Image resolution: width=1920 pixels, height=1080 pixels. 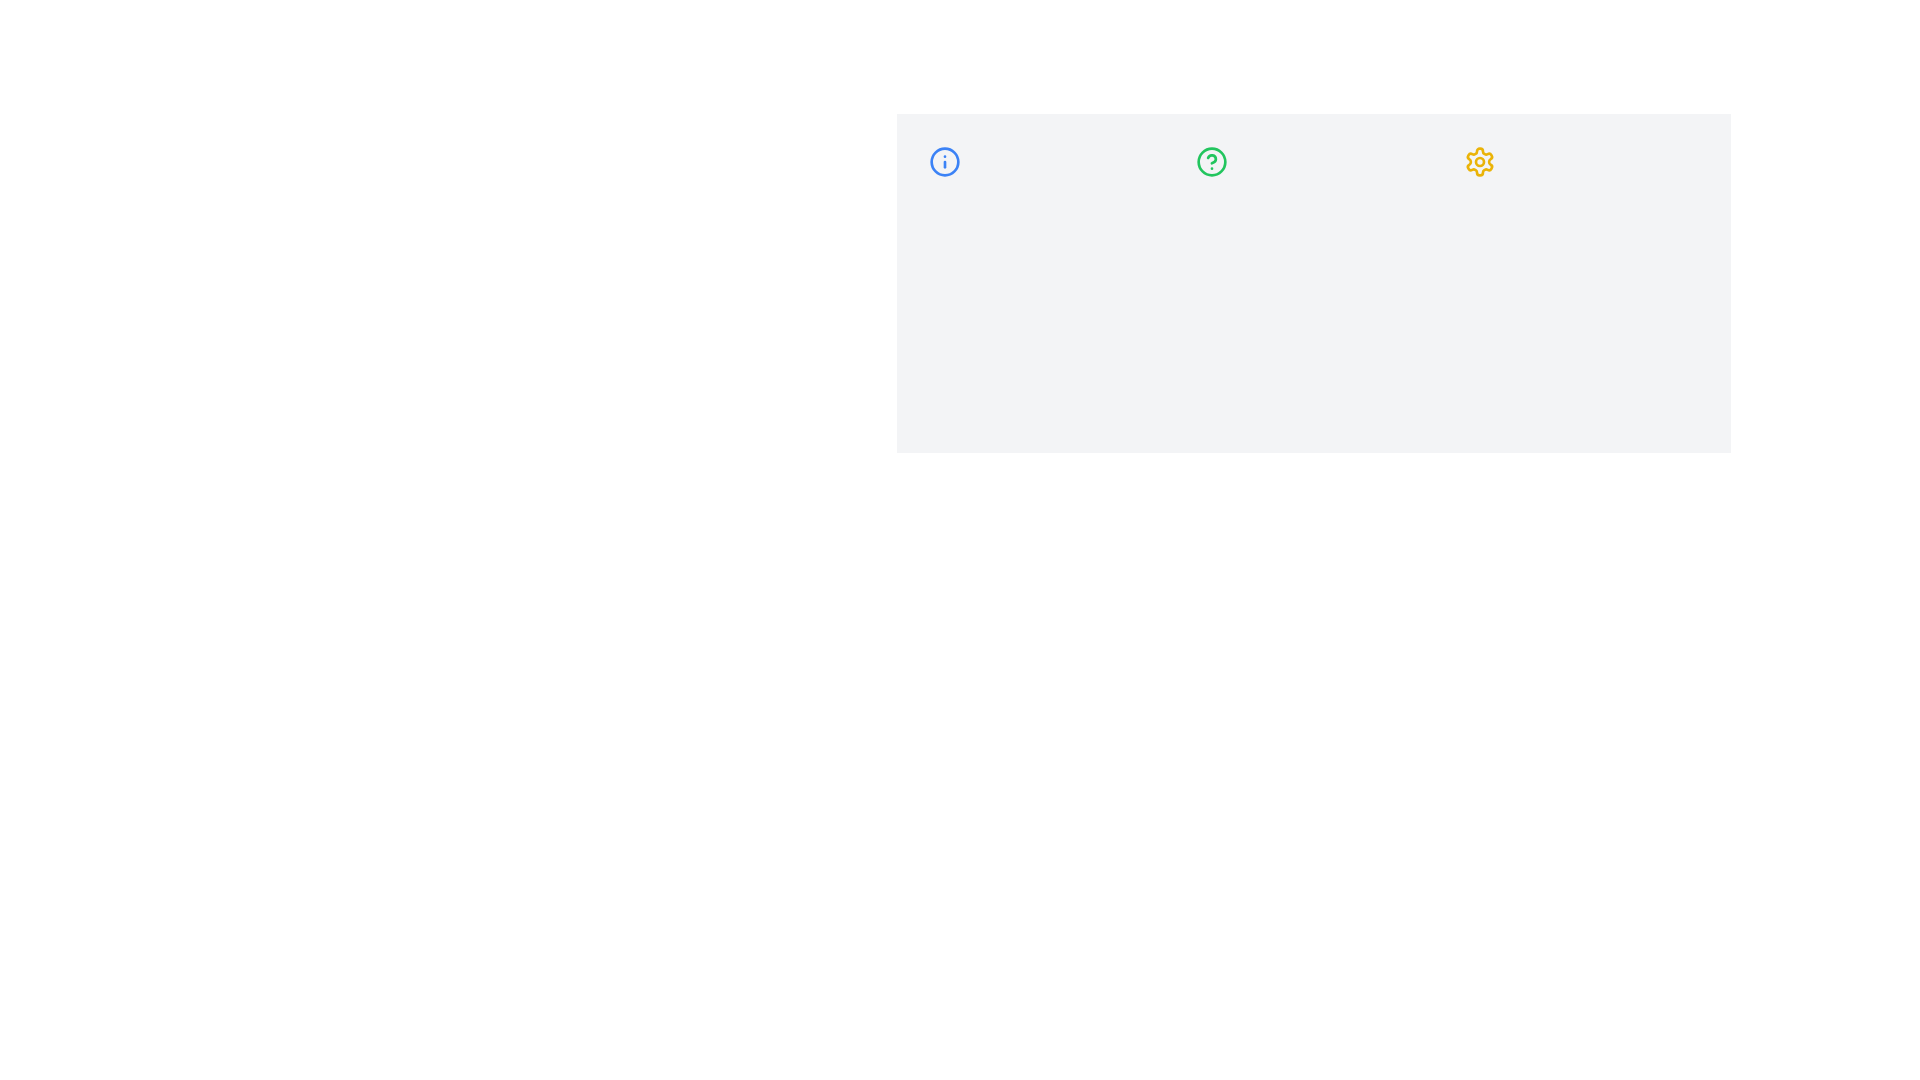 I want to click on the Circular graphic component, which is a round shape with a green border located centrally within a green-outlined question mark icon, the middle icon in a horizontal row of three icons, so click(x=1211, y=161).